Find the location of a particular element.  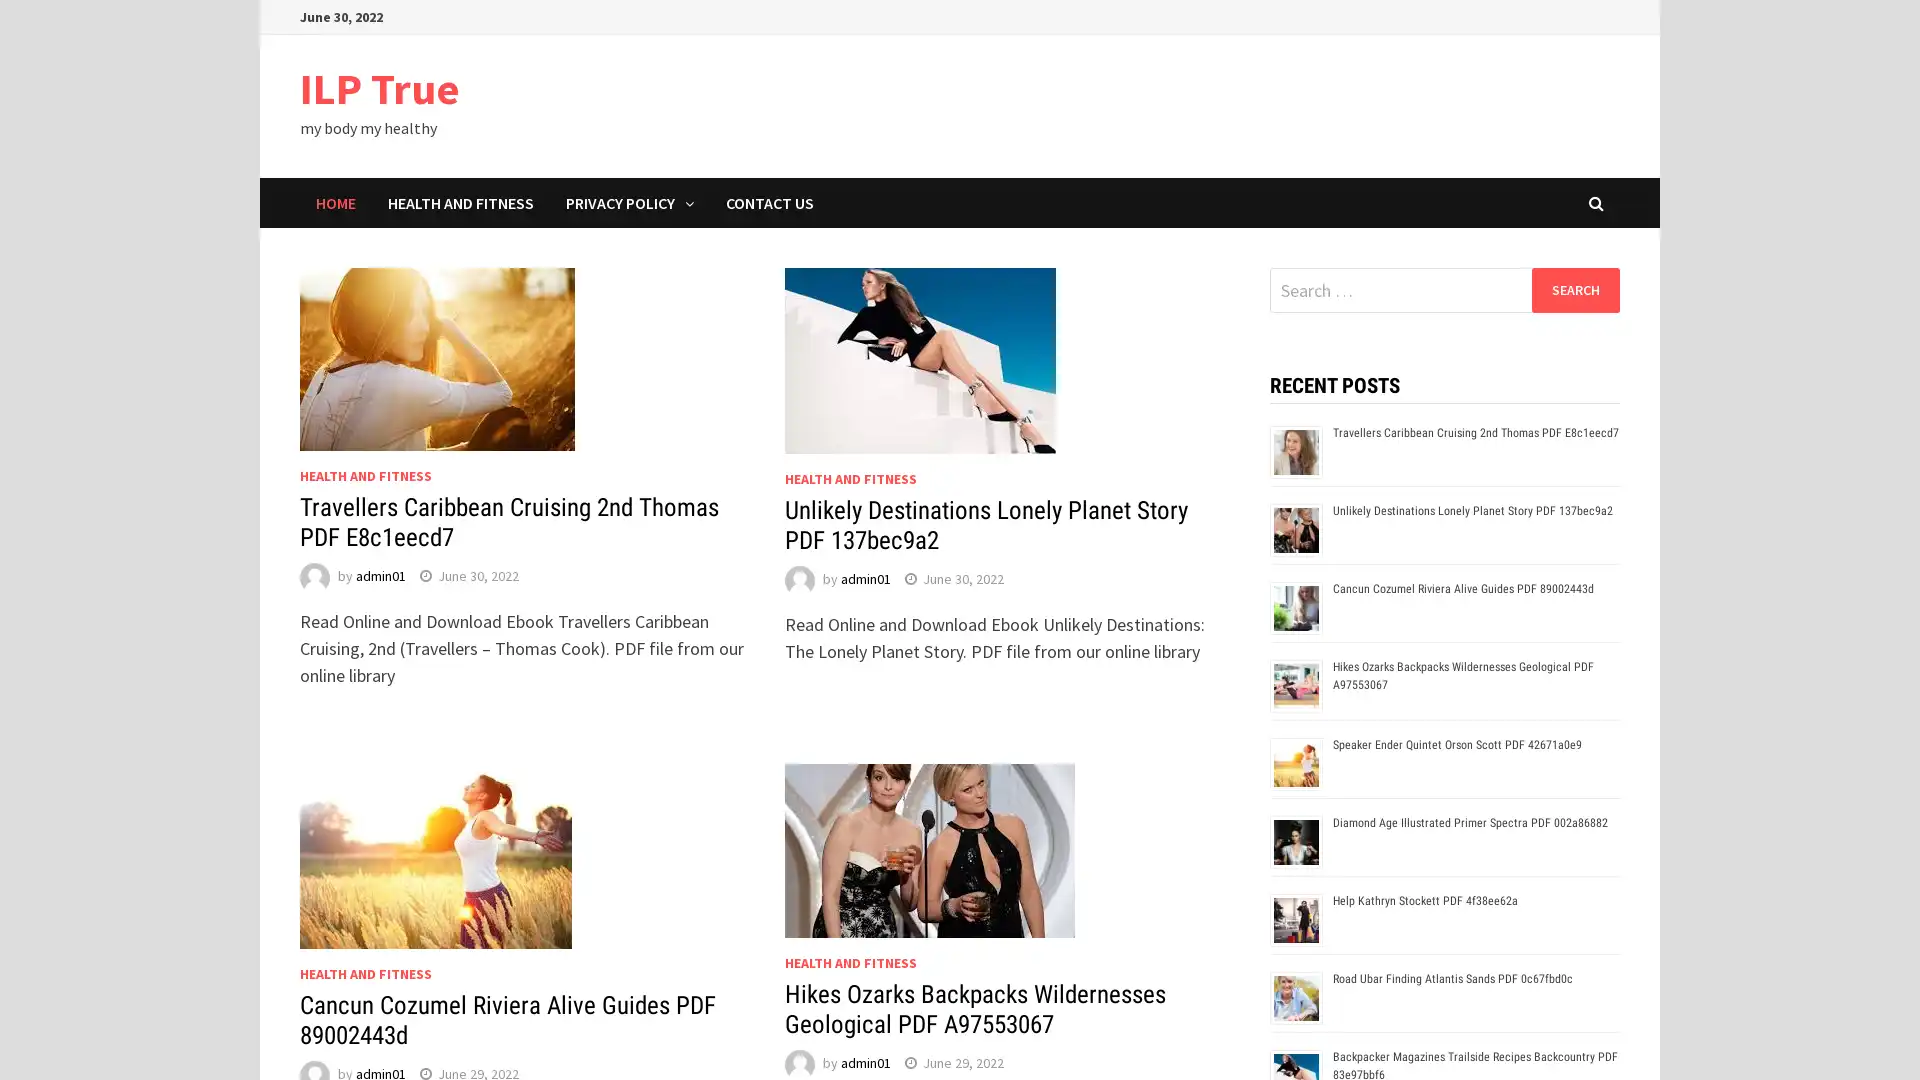

Search is located at coordinates (1574, 289).